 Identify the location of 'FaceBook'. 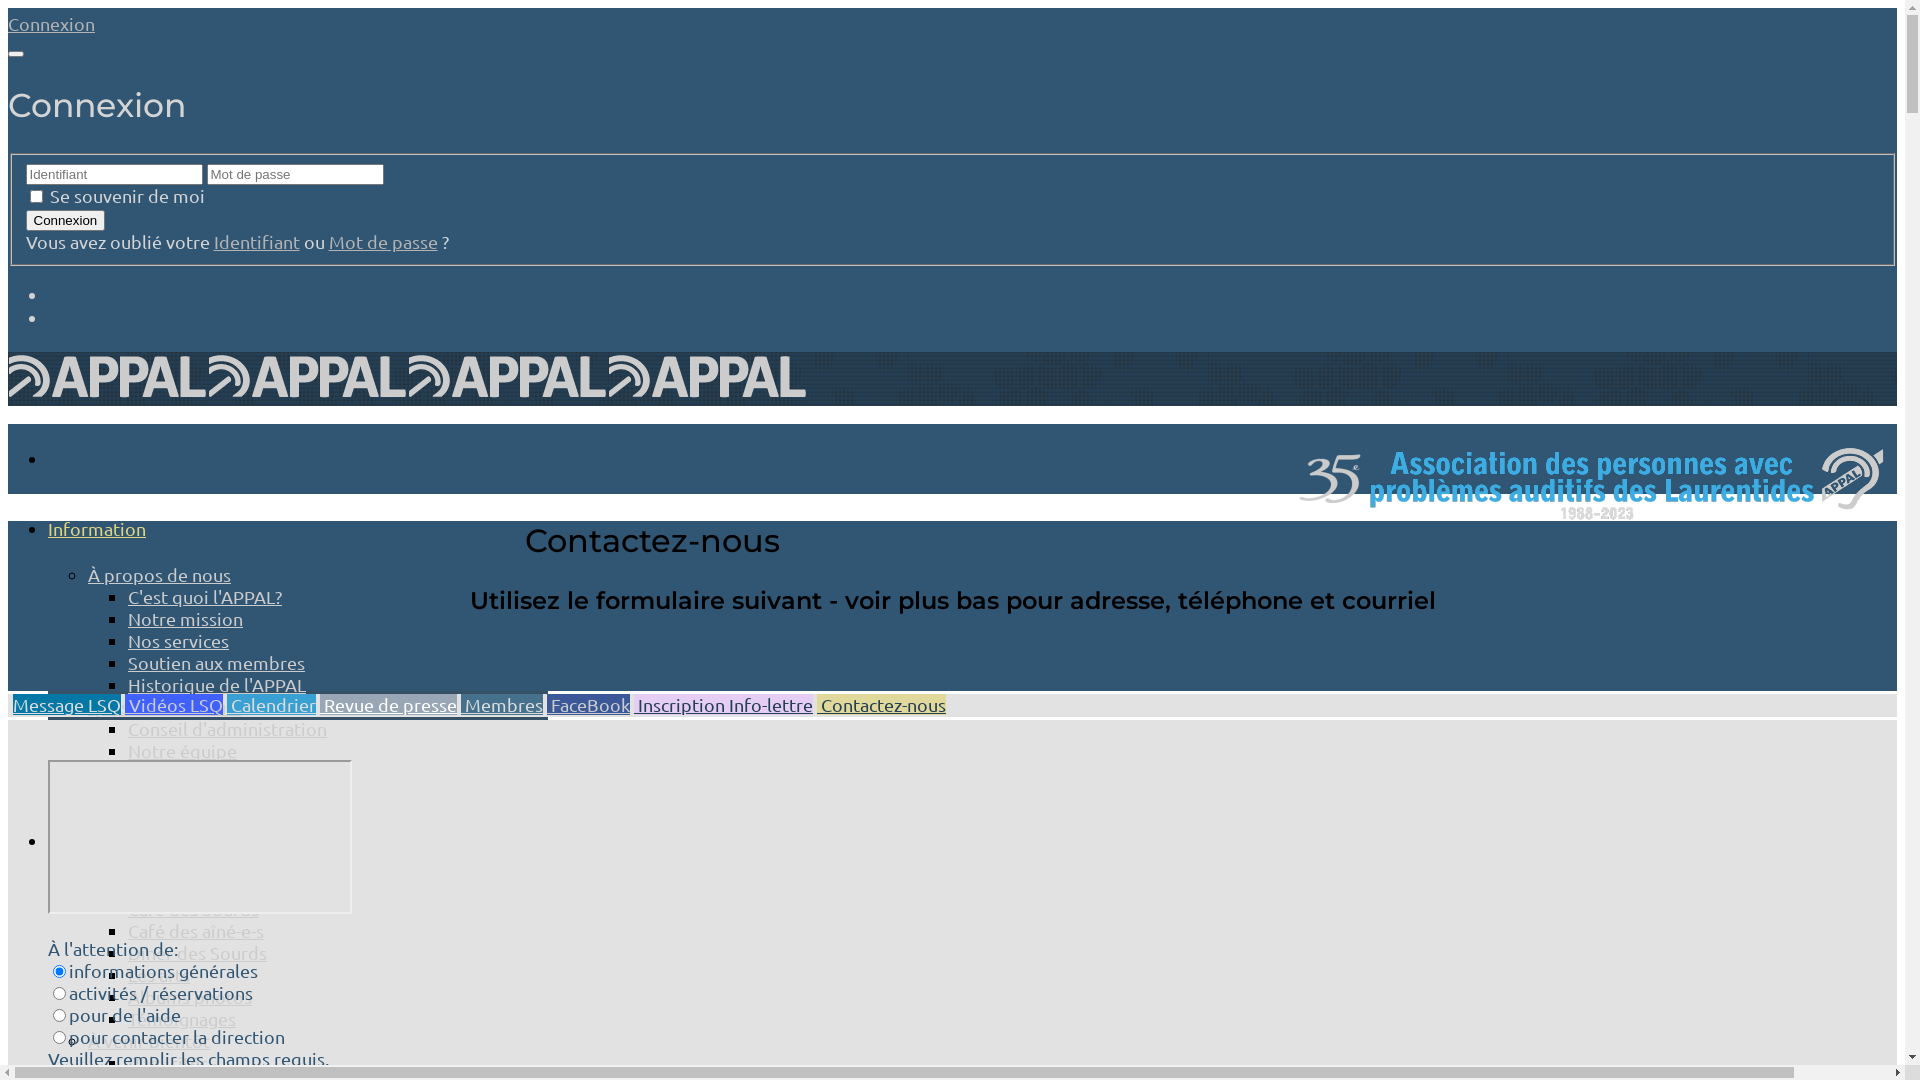
(587, 703).